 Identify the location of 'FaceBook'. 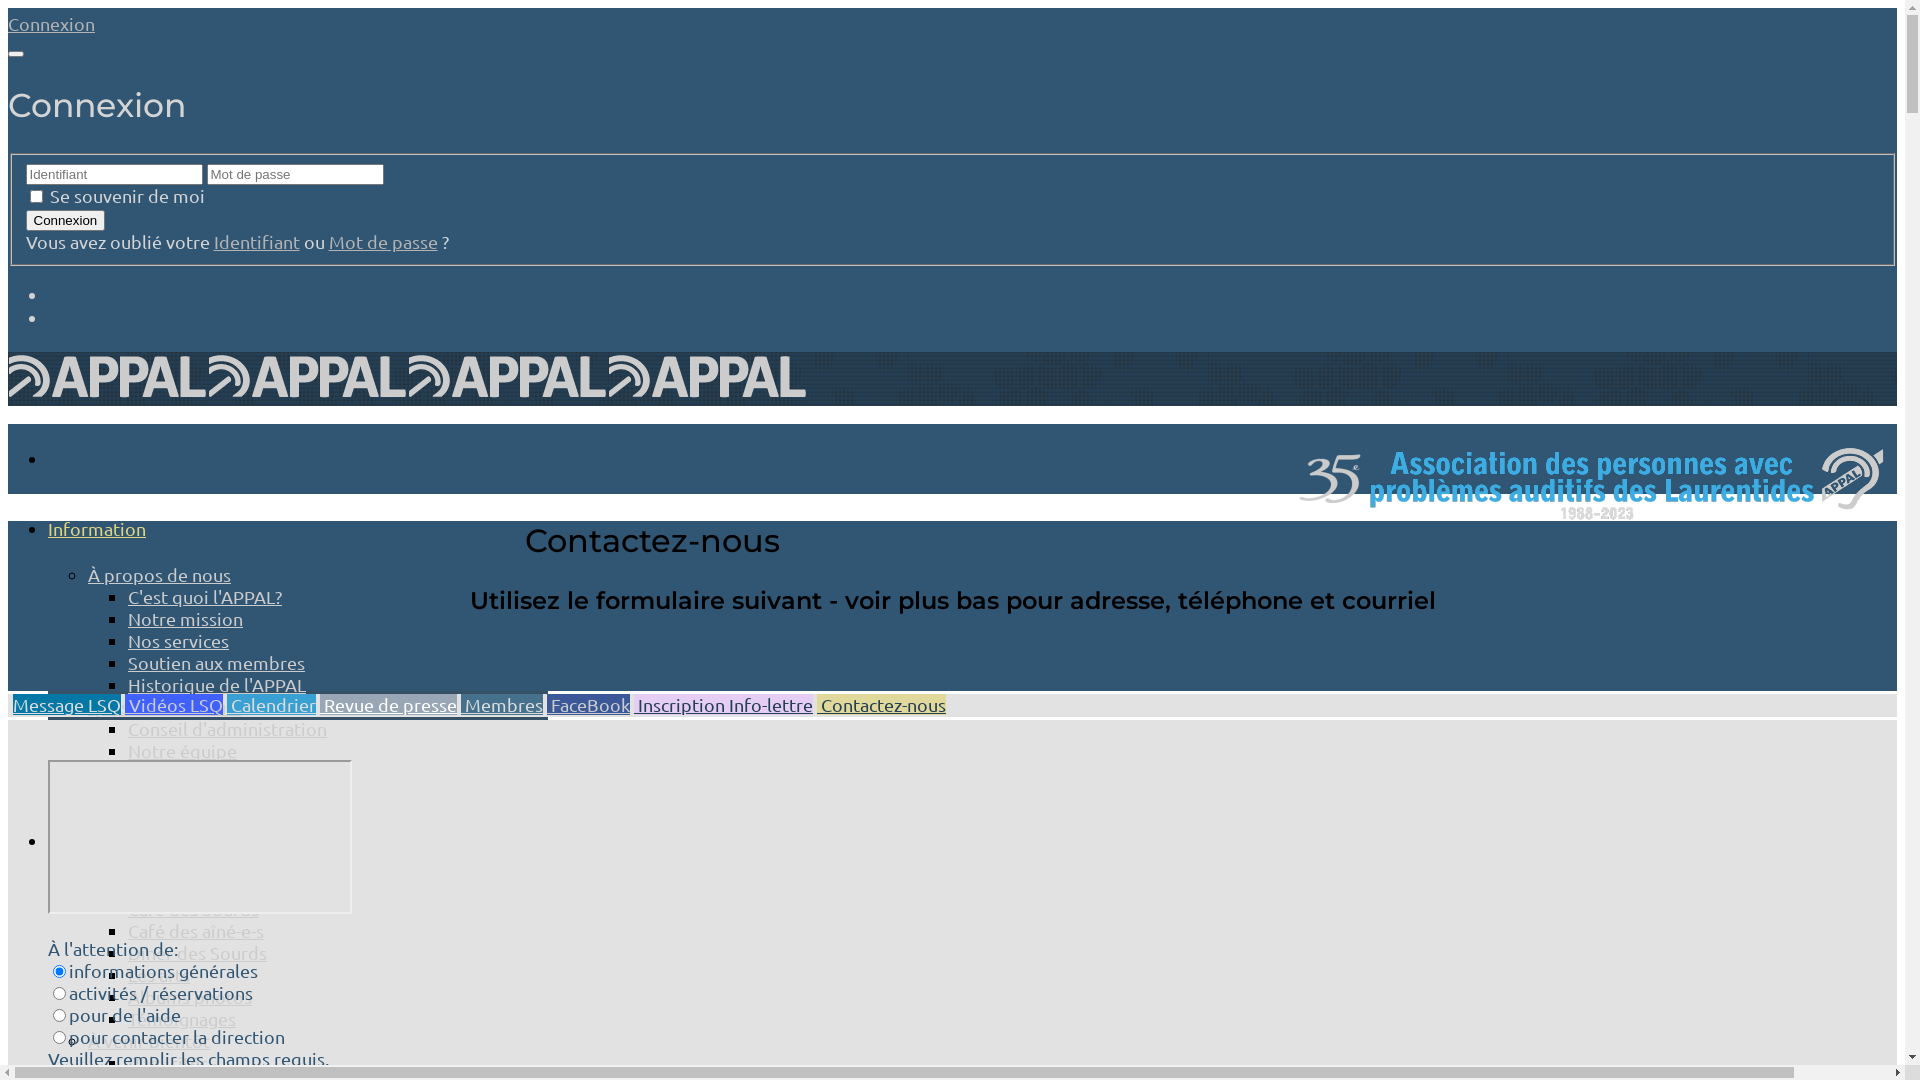
(587, 703).